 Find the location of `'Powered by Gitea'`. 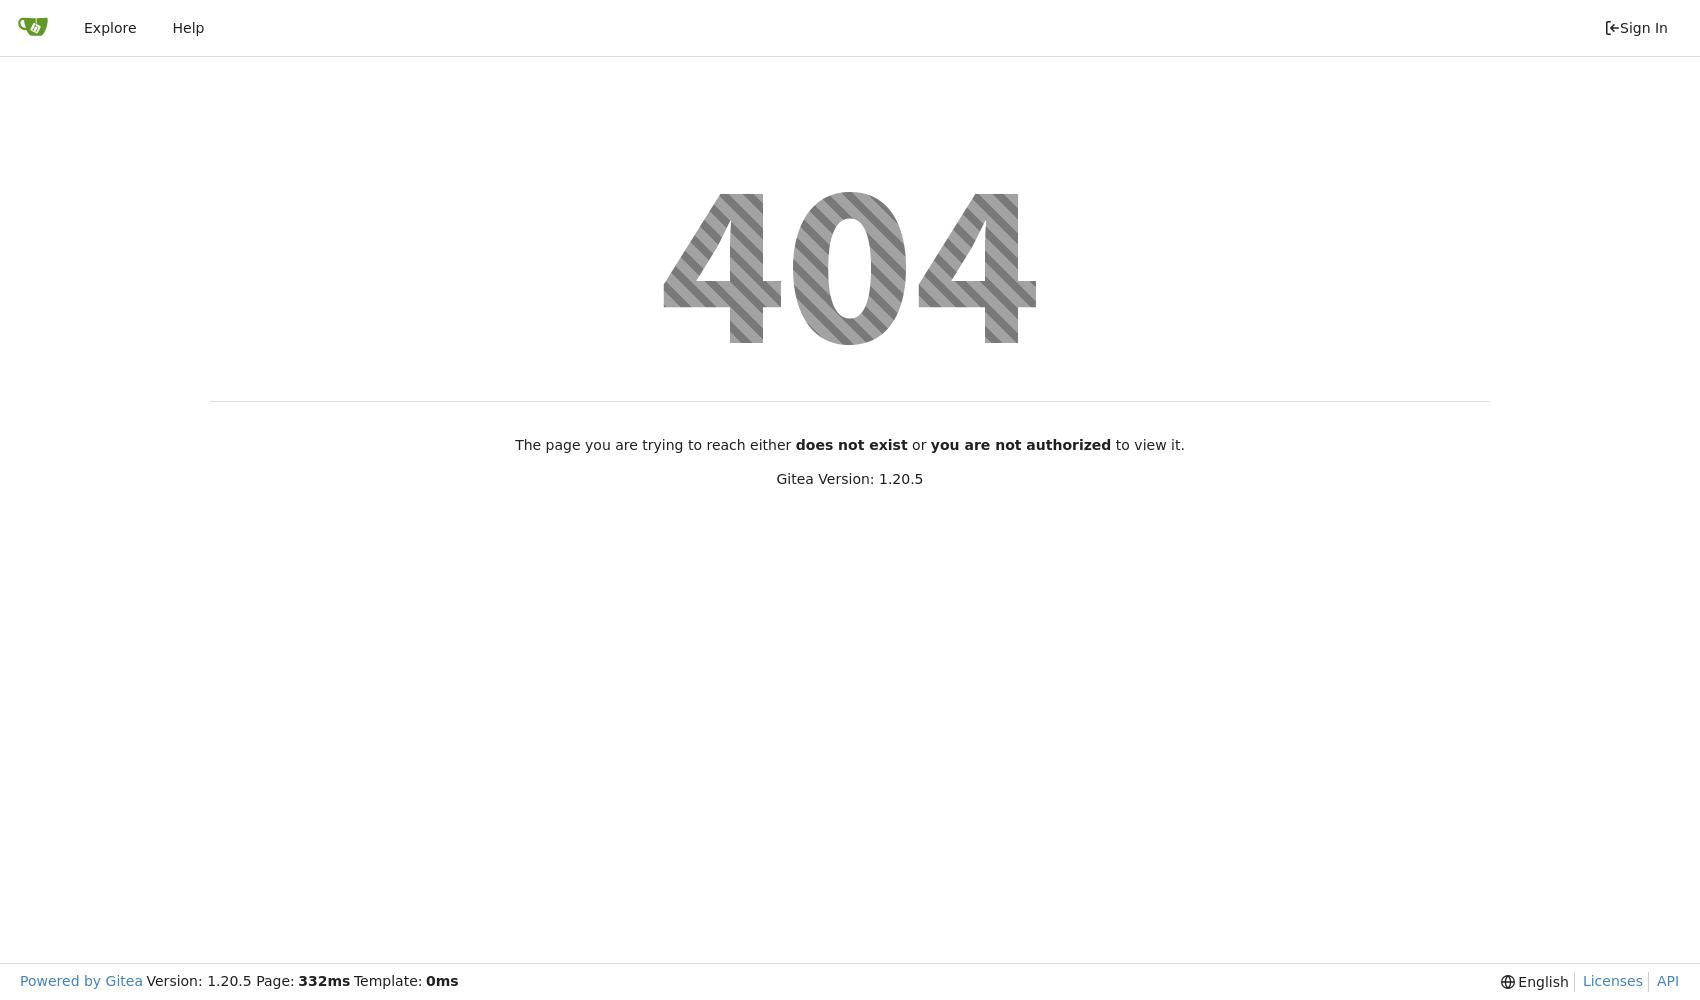

'Powered by Gitea' is located at coordinates (81, 980).